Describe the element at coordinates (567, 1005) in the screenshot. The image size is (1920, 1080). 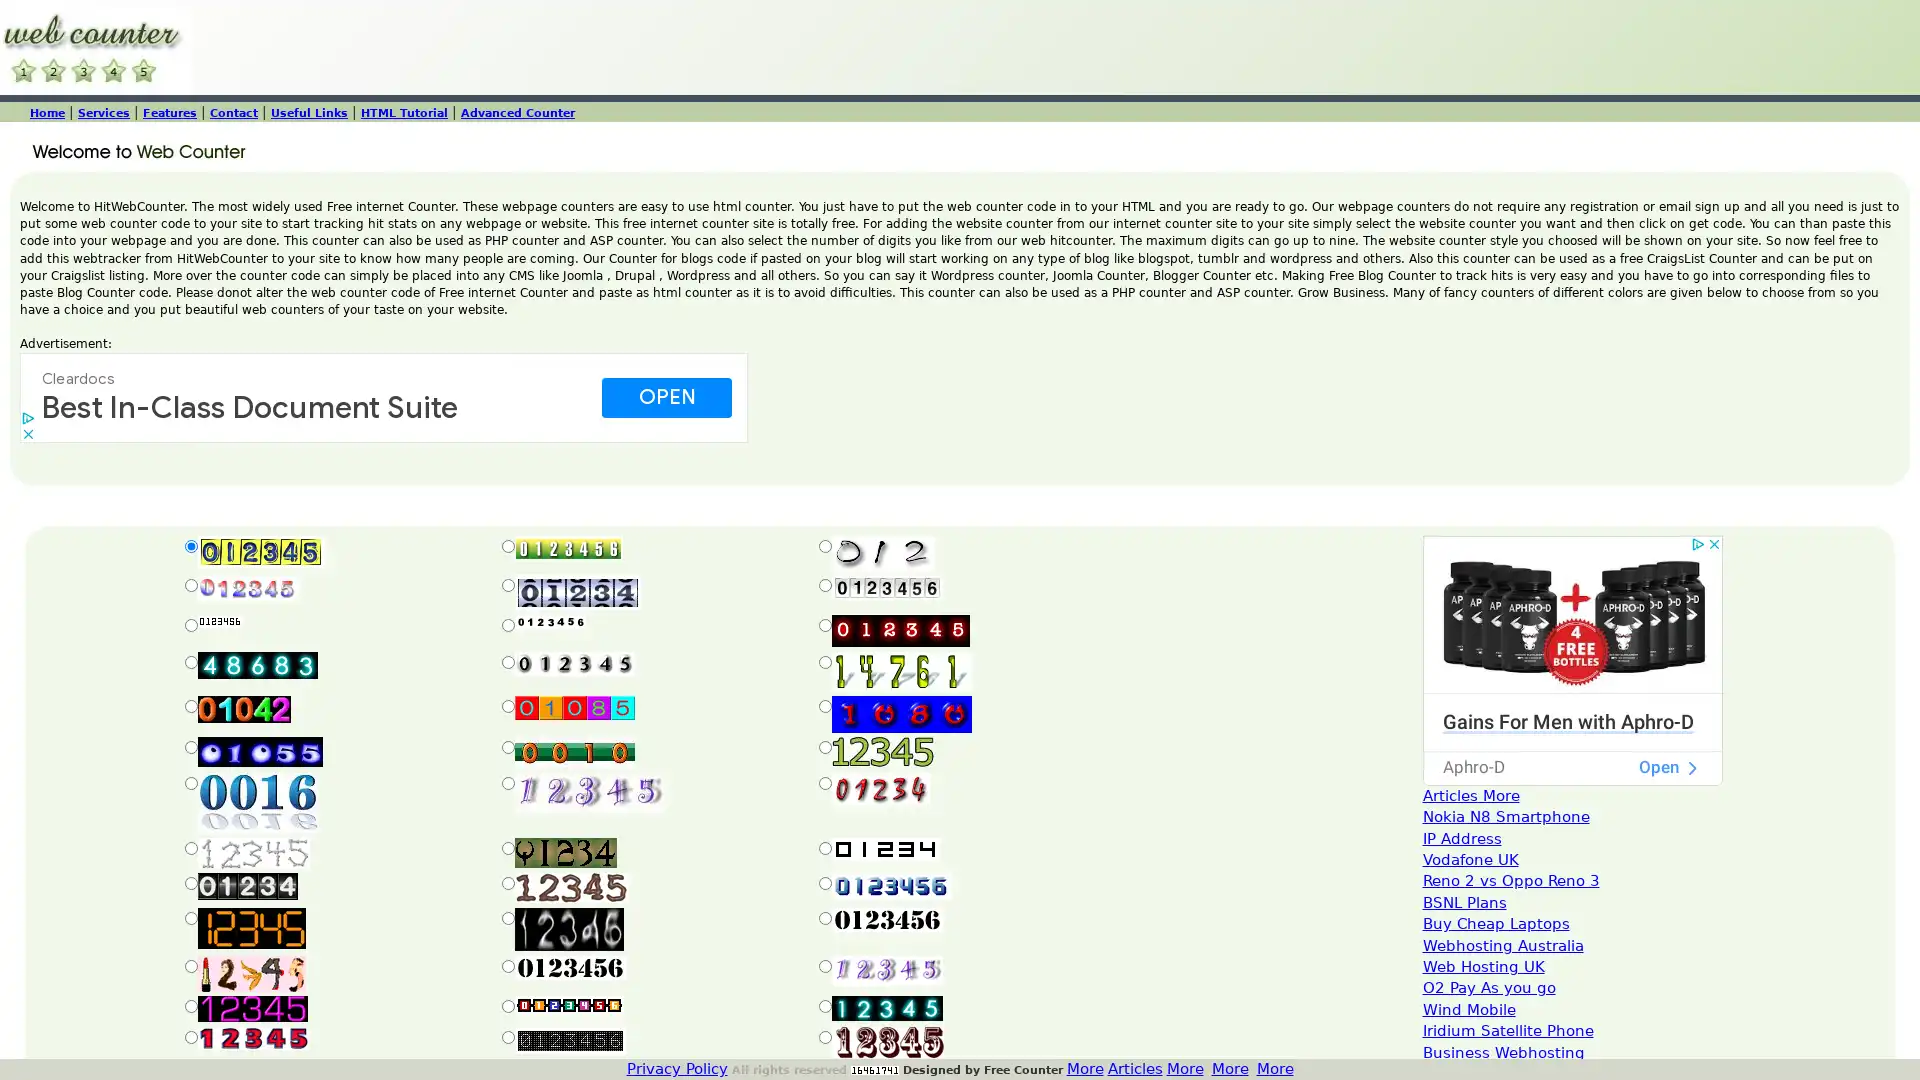
I see `Submit` at that location.